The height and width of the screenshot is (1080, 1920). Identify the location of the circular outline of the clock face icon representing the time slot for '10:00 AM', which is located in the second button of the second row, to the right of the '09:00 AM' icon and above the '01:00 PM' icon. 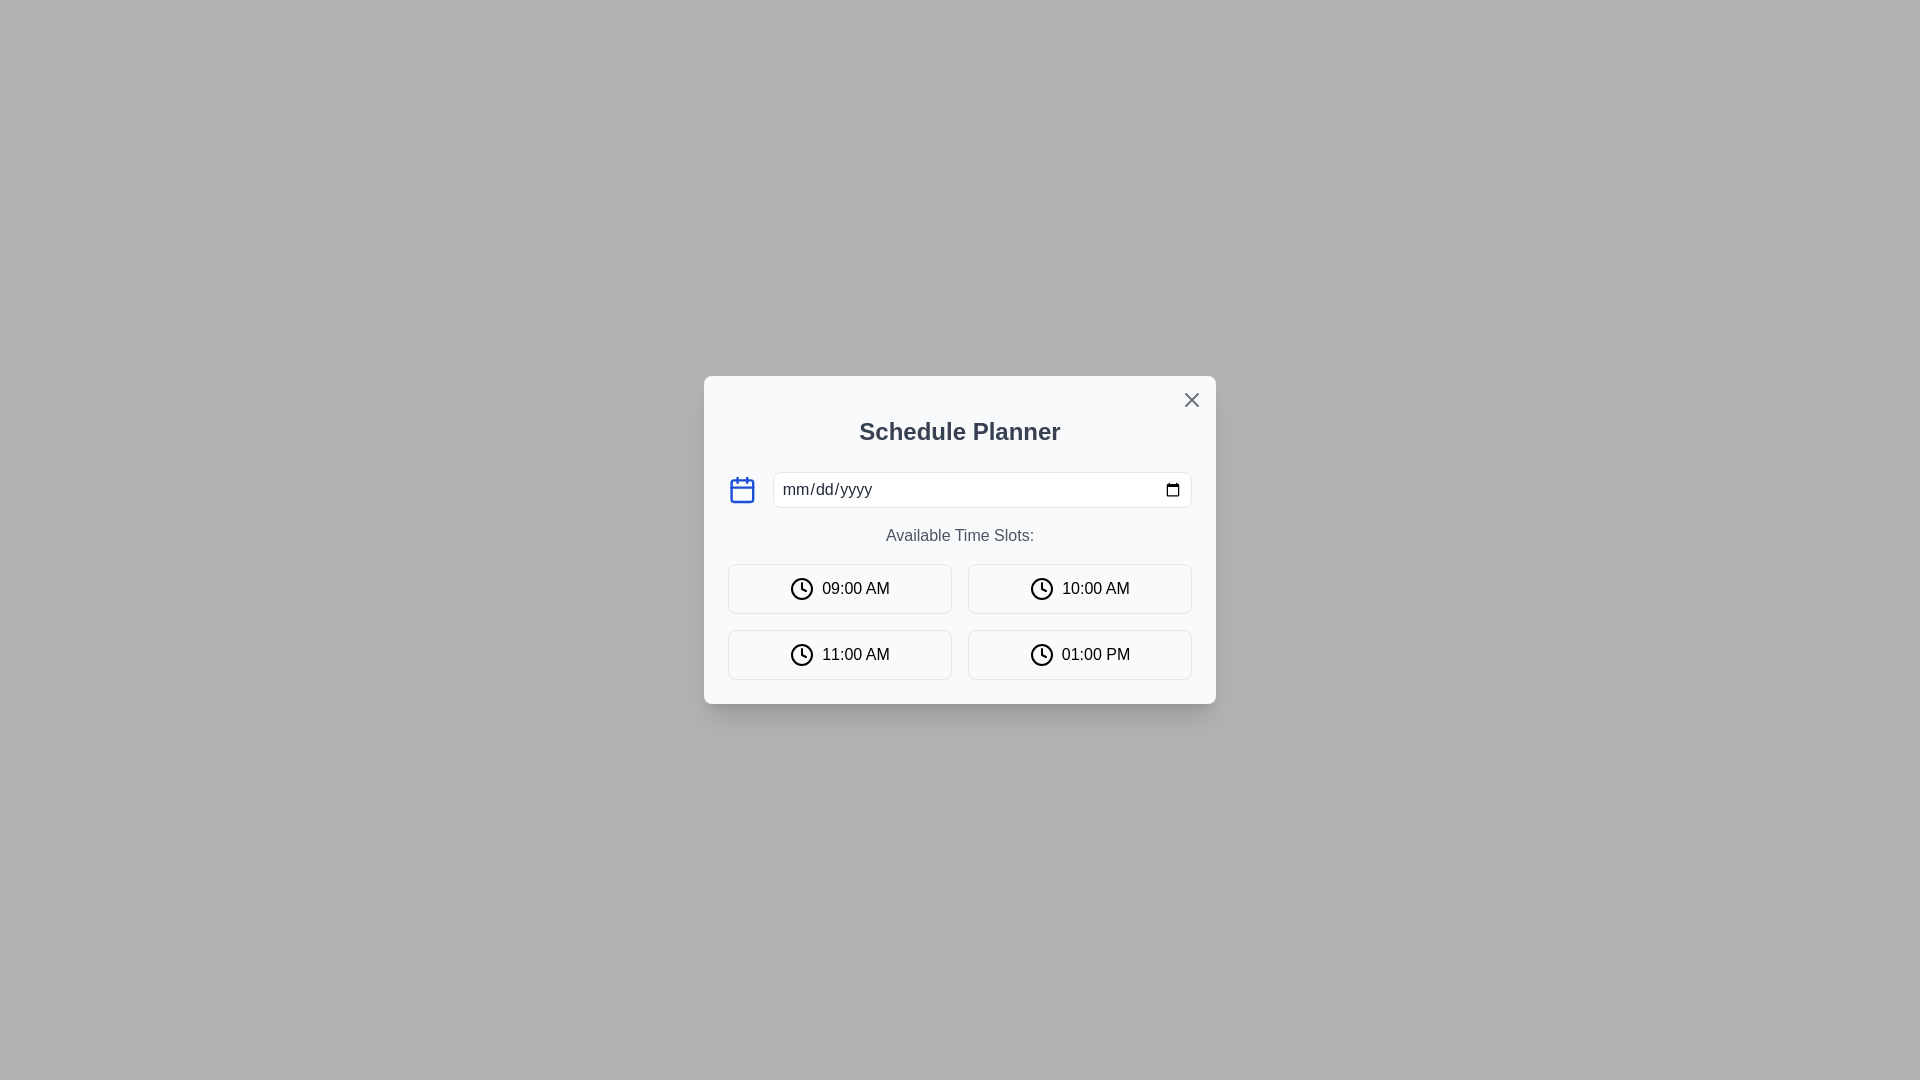
(1041, 588).